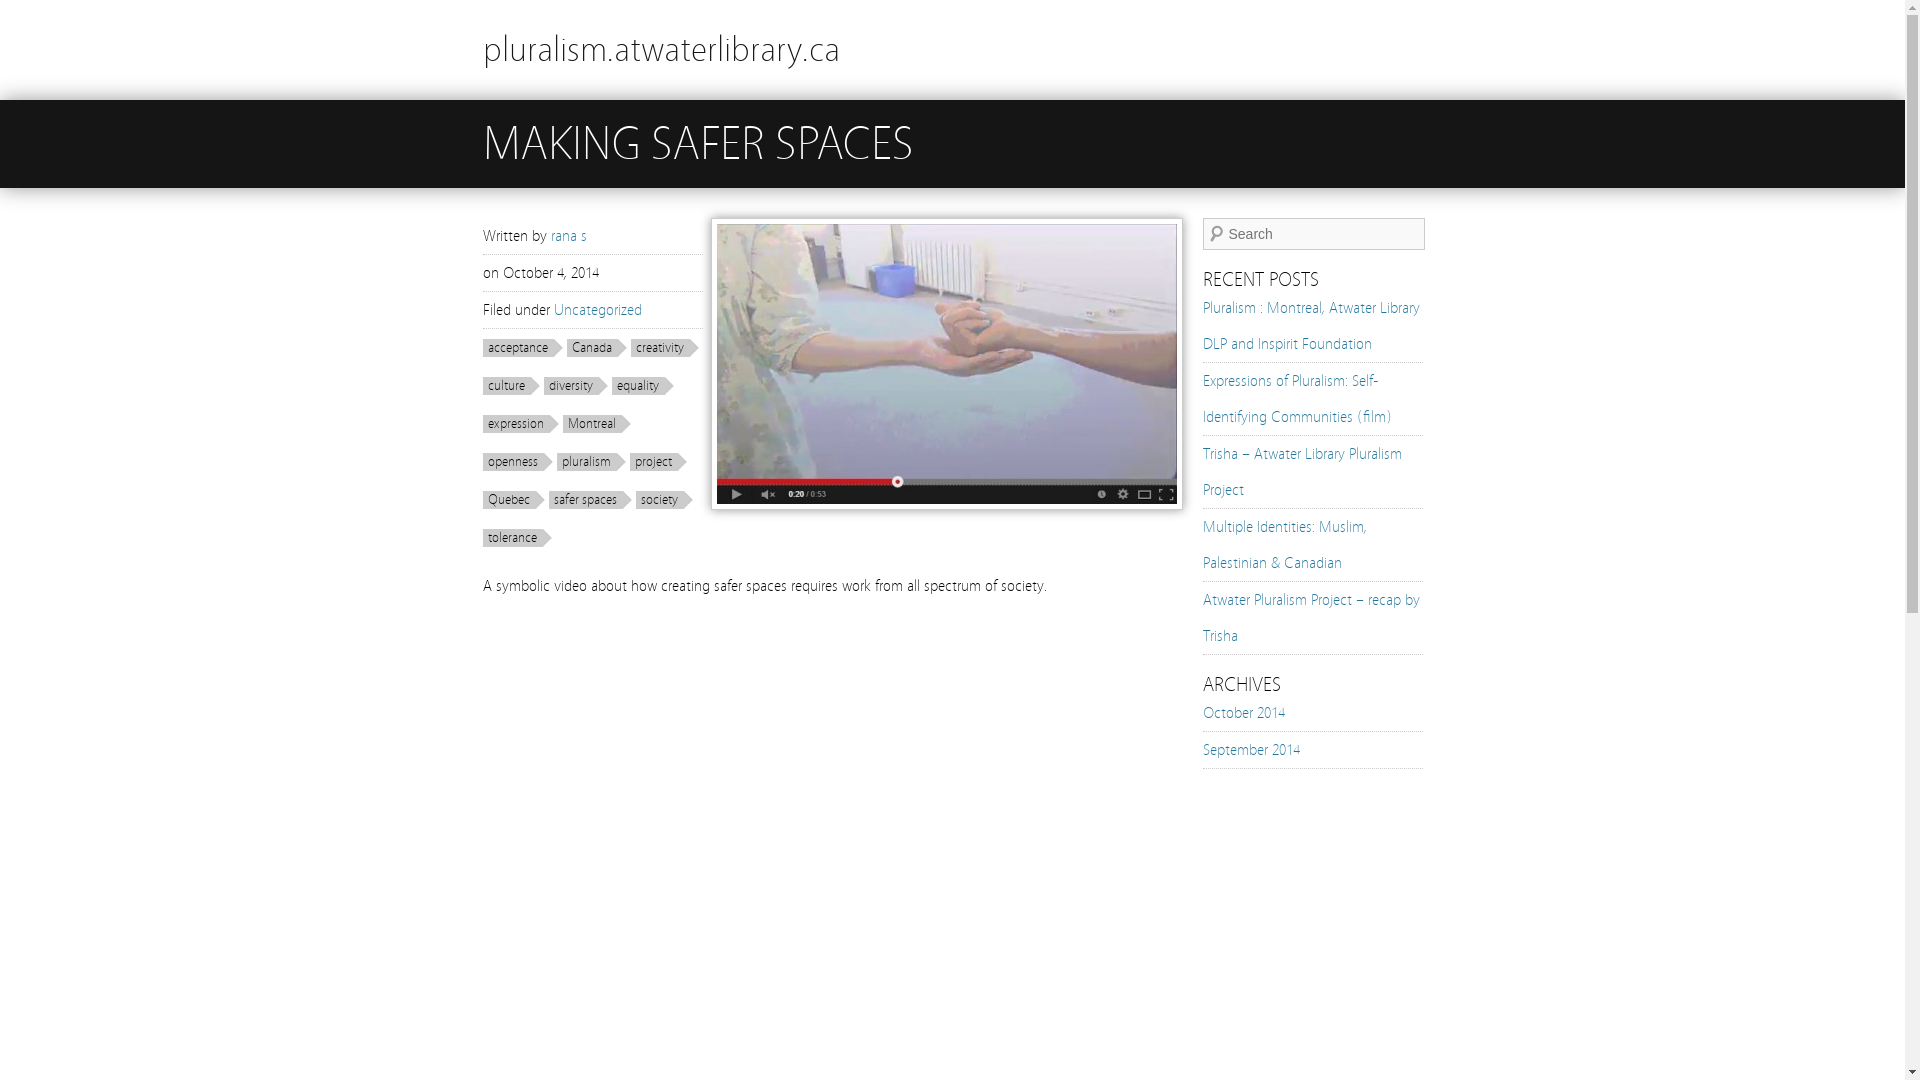 This screenshot has width=1920, height=1080. I want to click on 'culture', so click(510, 385).